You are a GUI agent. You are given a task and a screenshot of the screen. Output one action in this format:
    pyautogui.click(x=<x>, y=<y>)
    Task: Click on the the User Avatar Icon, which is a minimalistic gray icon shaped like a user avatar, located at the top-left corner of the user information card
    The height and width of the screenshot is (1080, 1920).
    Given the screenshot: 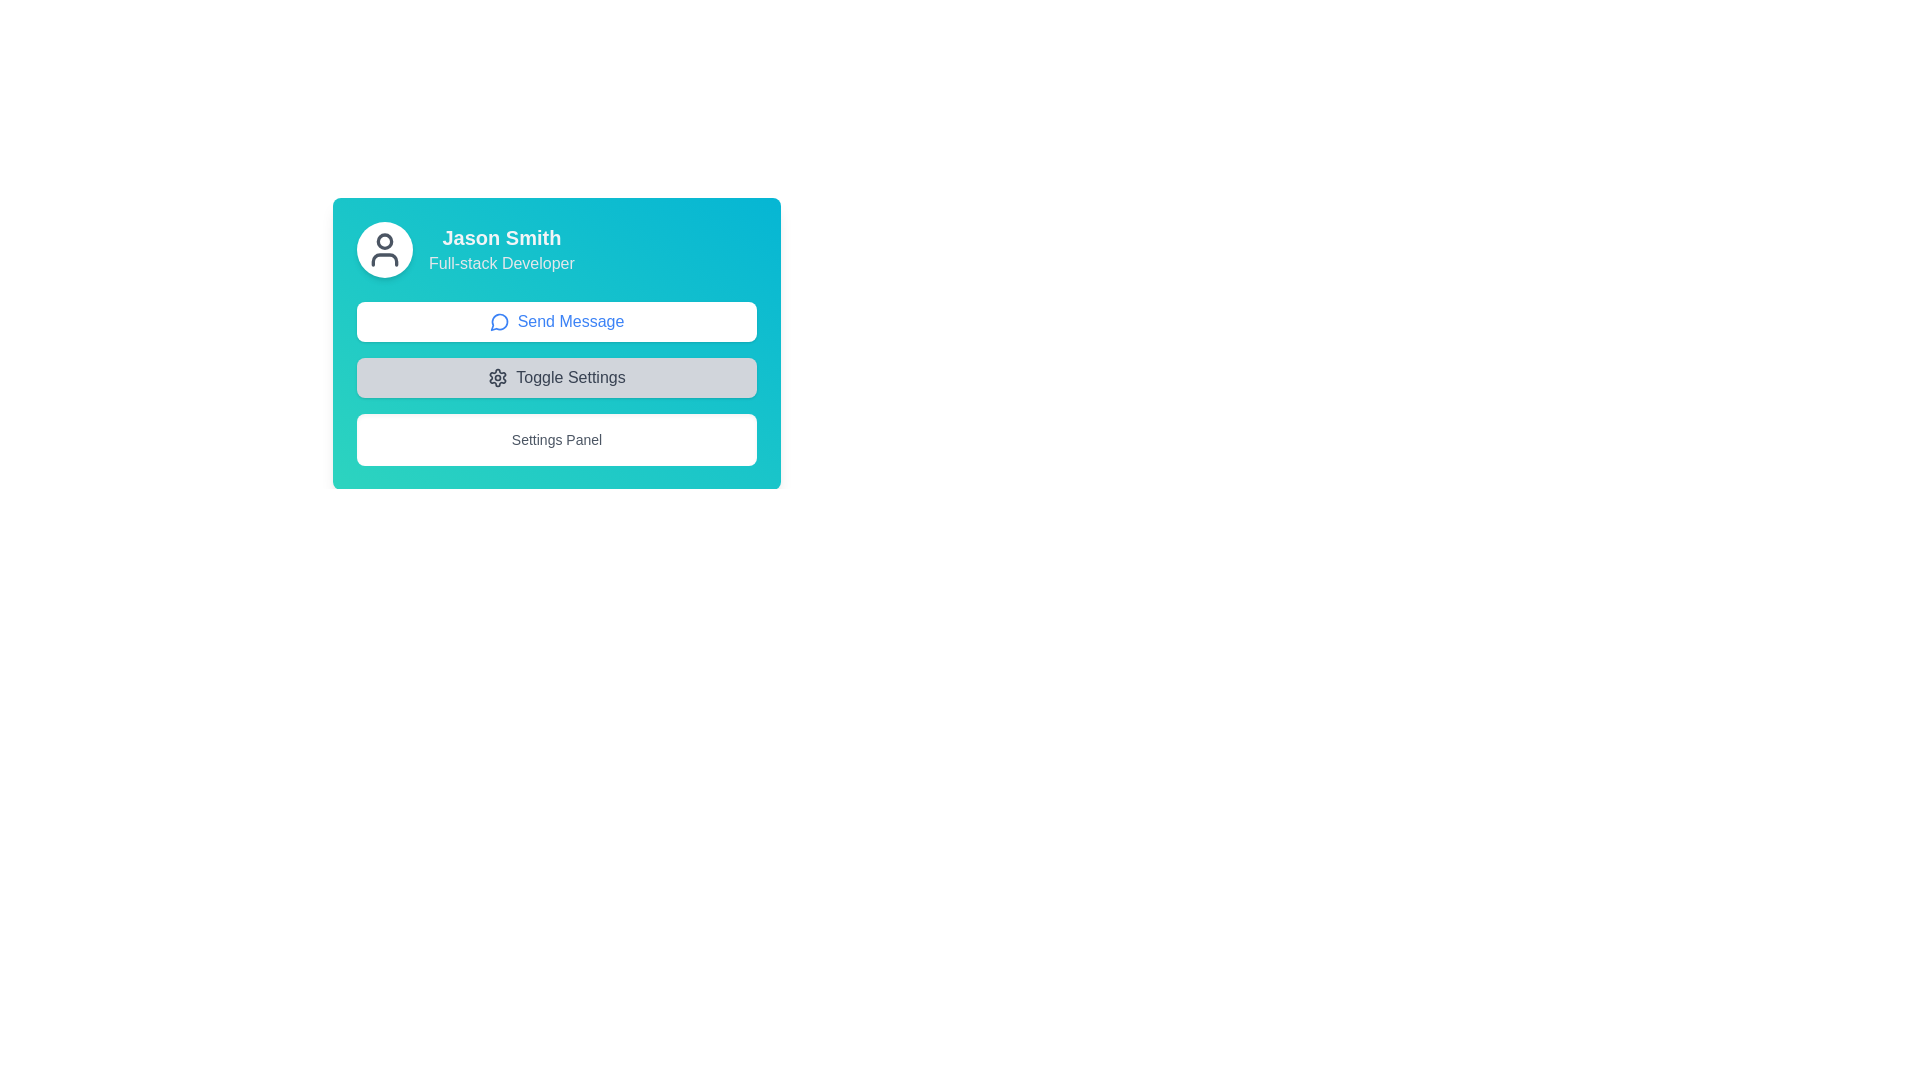 What is the action you would take?
    pyautogui.click(x=384, y=249)
    